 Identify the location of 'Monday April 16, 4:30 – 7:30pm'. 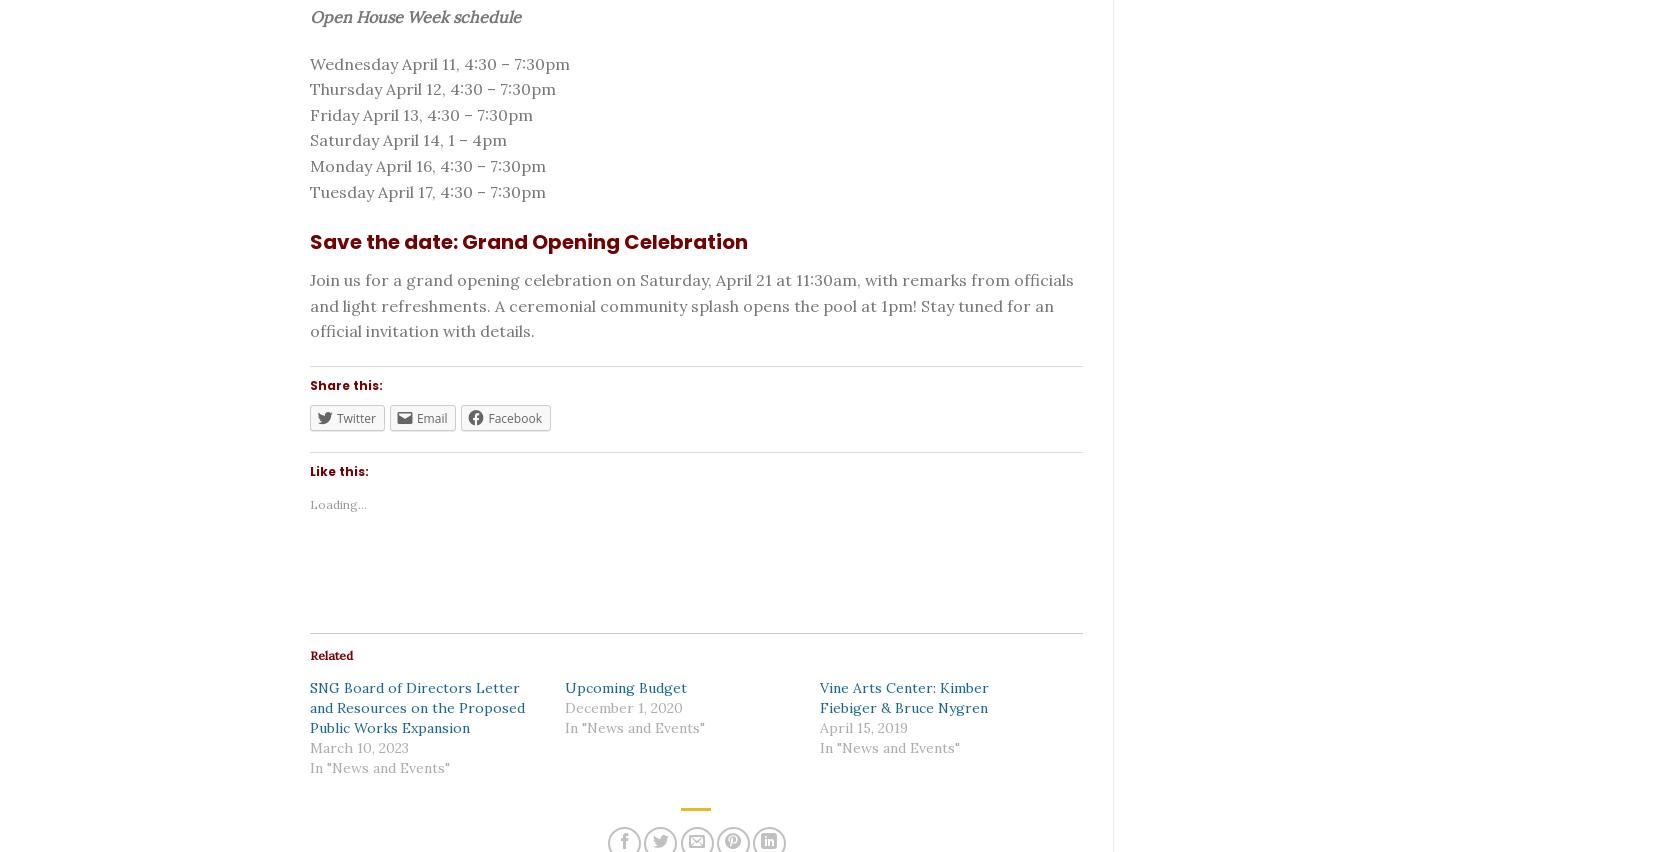
(427, 164).